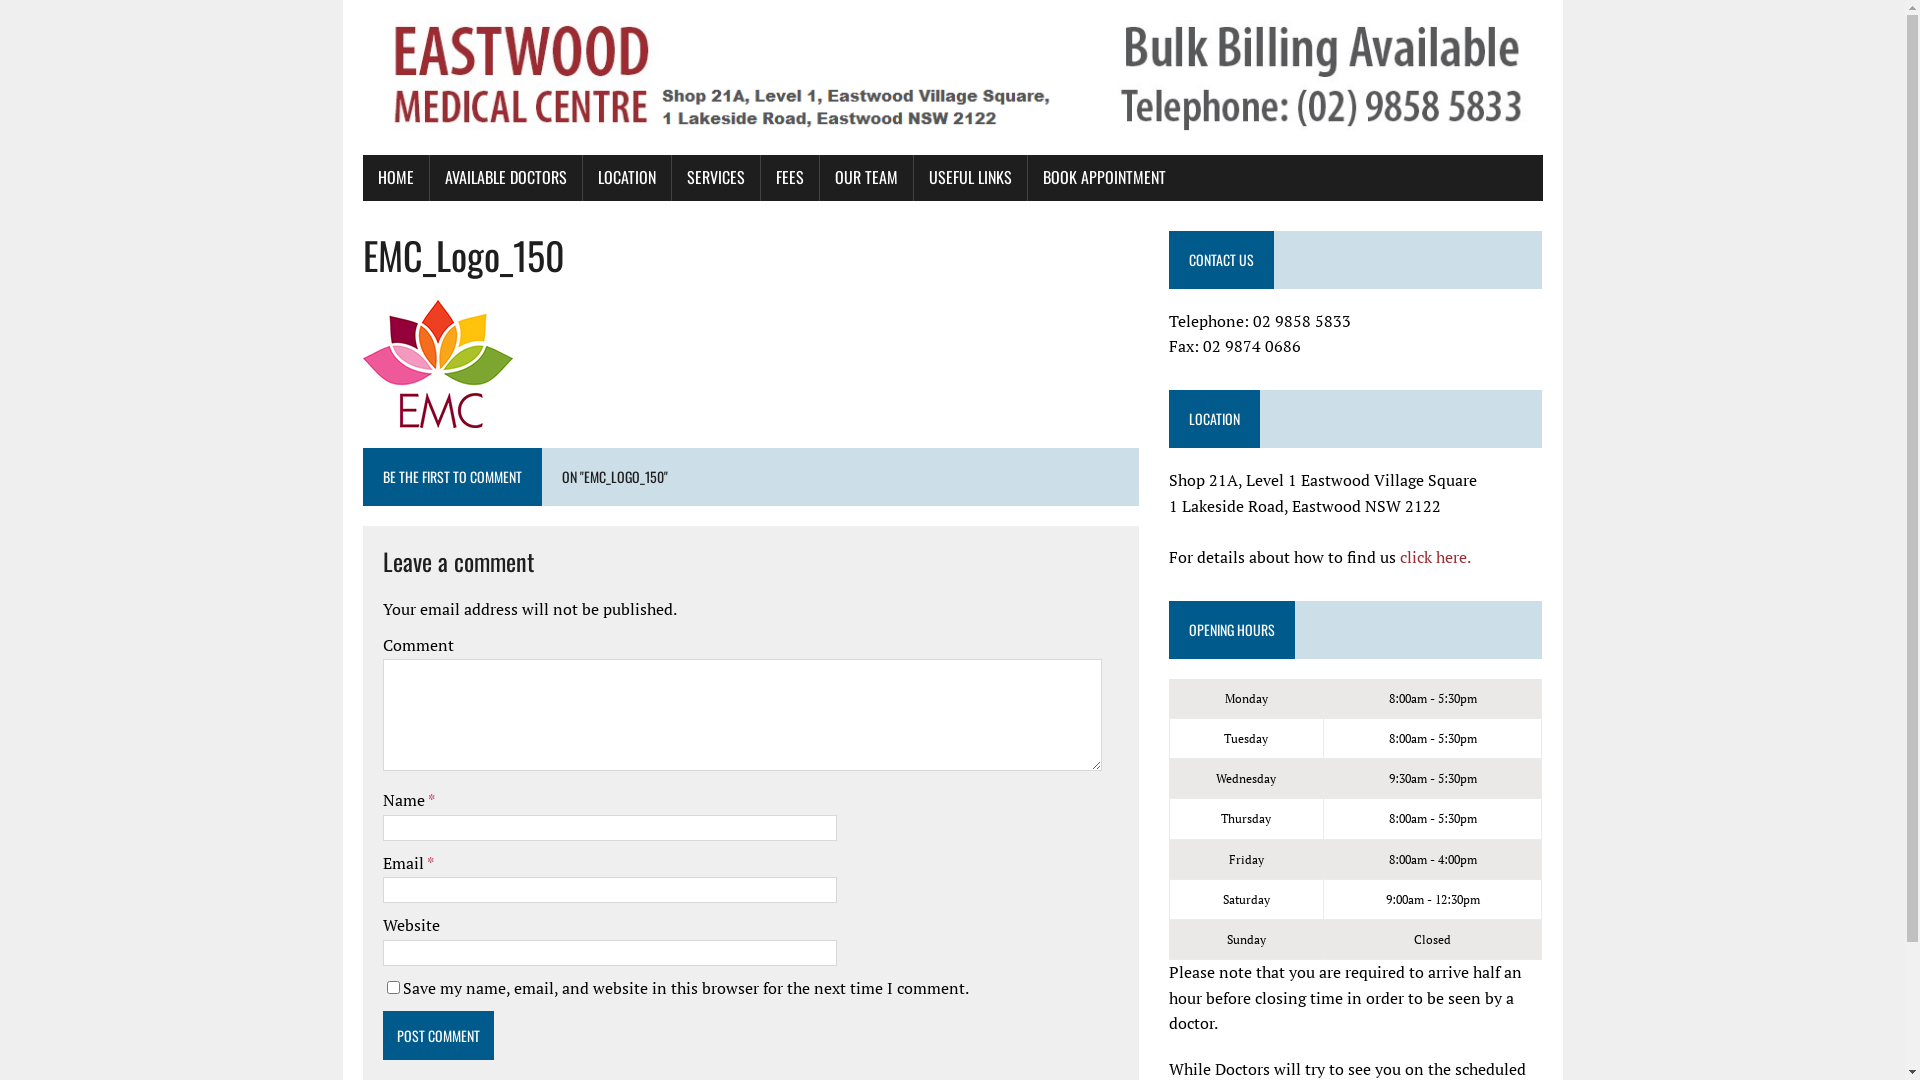  What do you see at coordinates (436, 1035) in the screenshot?
I see `'Post Comment'` at bounding box center [436, 1035].